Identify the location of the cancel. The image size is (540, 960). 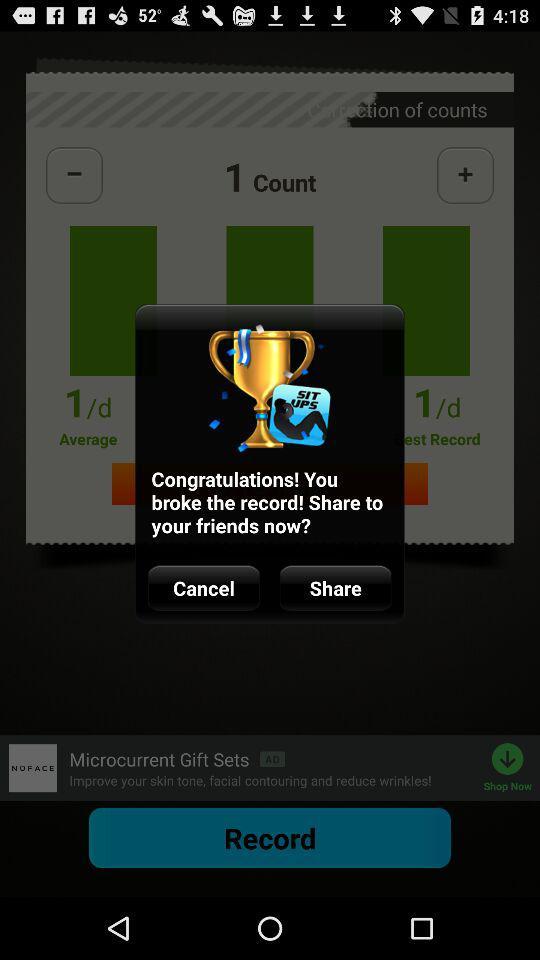
(203, 588).